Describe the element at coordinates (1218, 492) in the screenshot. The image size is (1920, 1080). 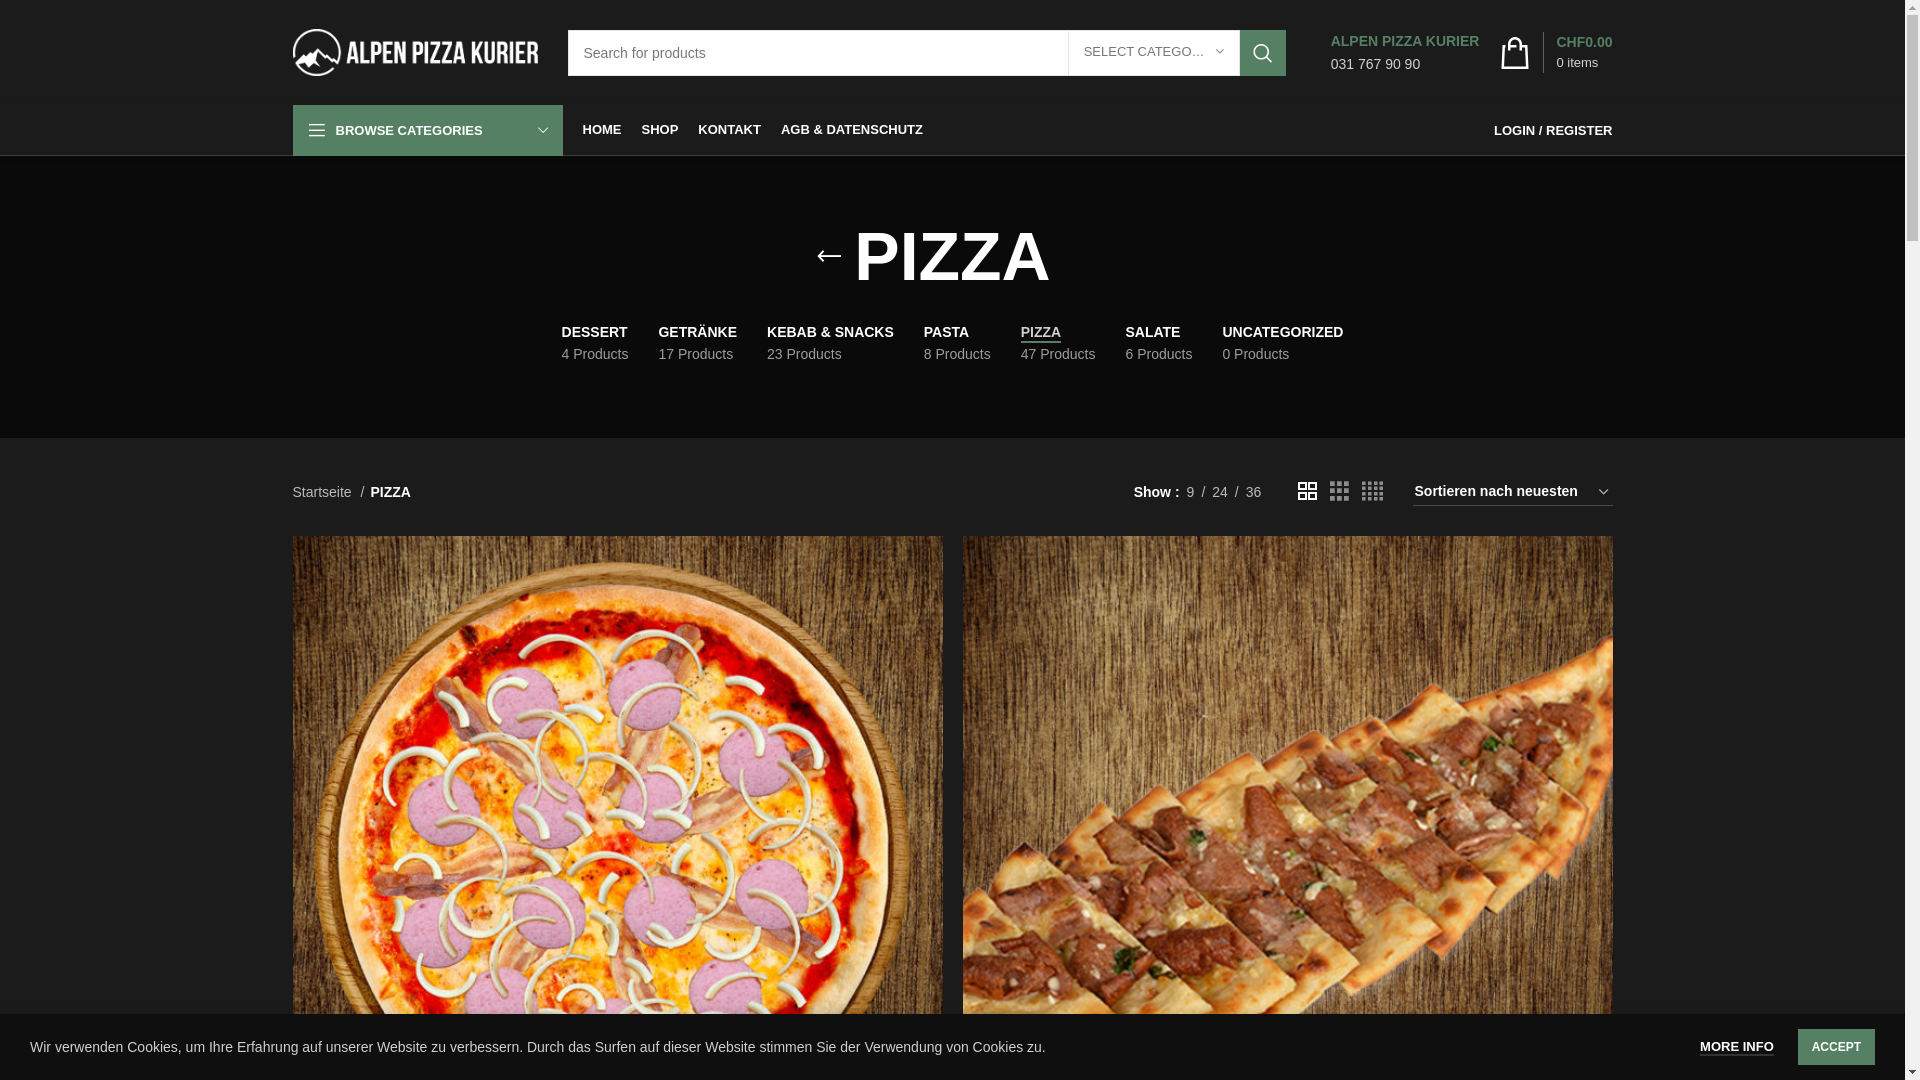
I see `'24'` at that location.